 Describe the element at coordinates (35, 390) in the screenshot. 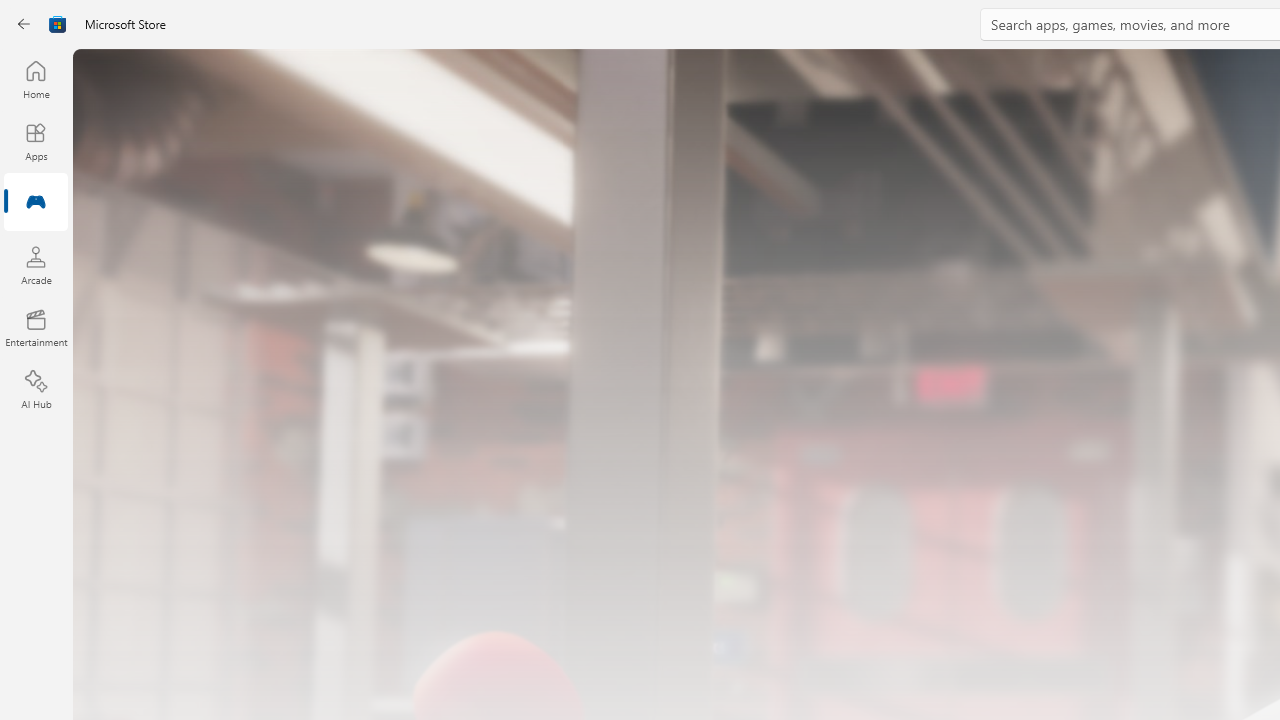

I see `'AI Hub'` at that location.